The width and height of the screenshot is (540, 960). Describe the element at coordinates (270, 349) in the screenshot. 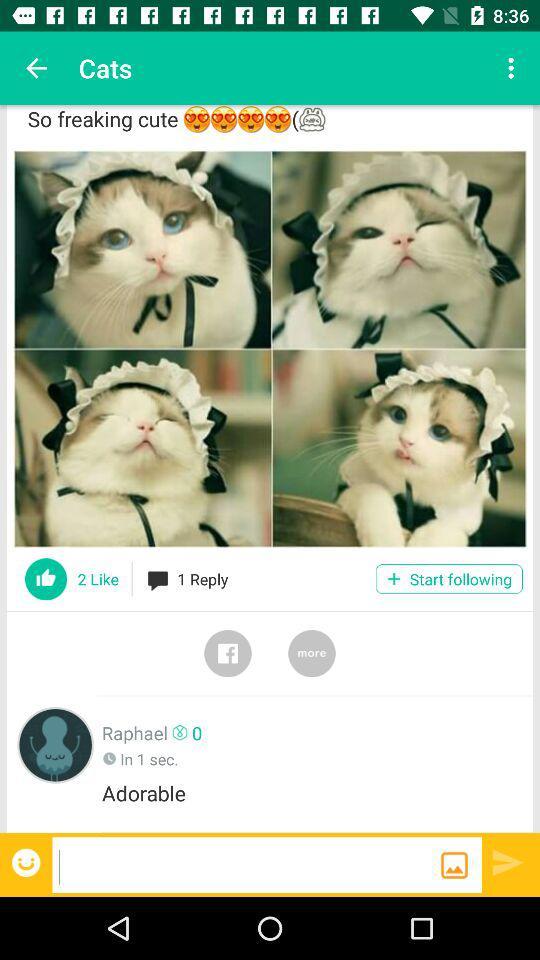

I see `adorables amigos` at that location.